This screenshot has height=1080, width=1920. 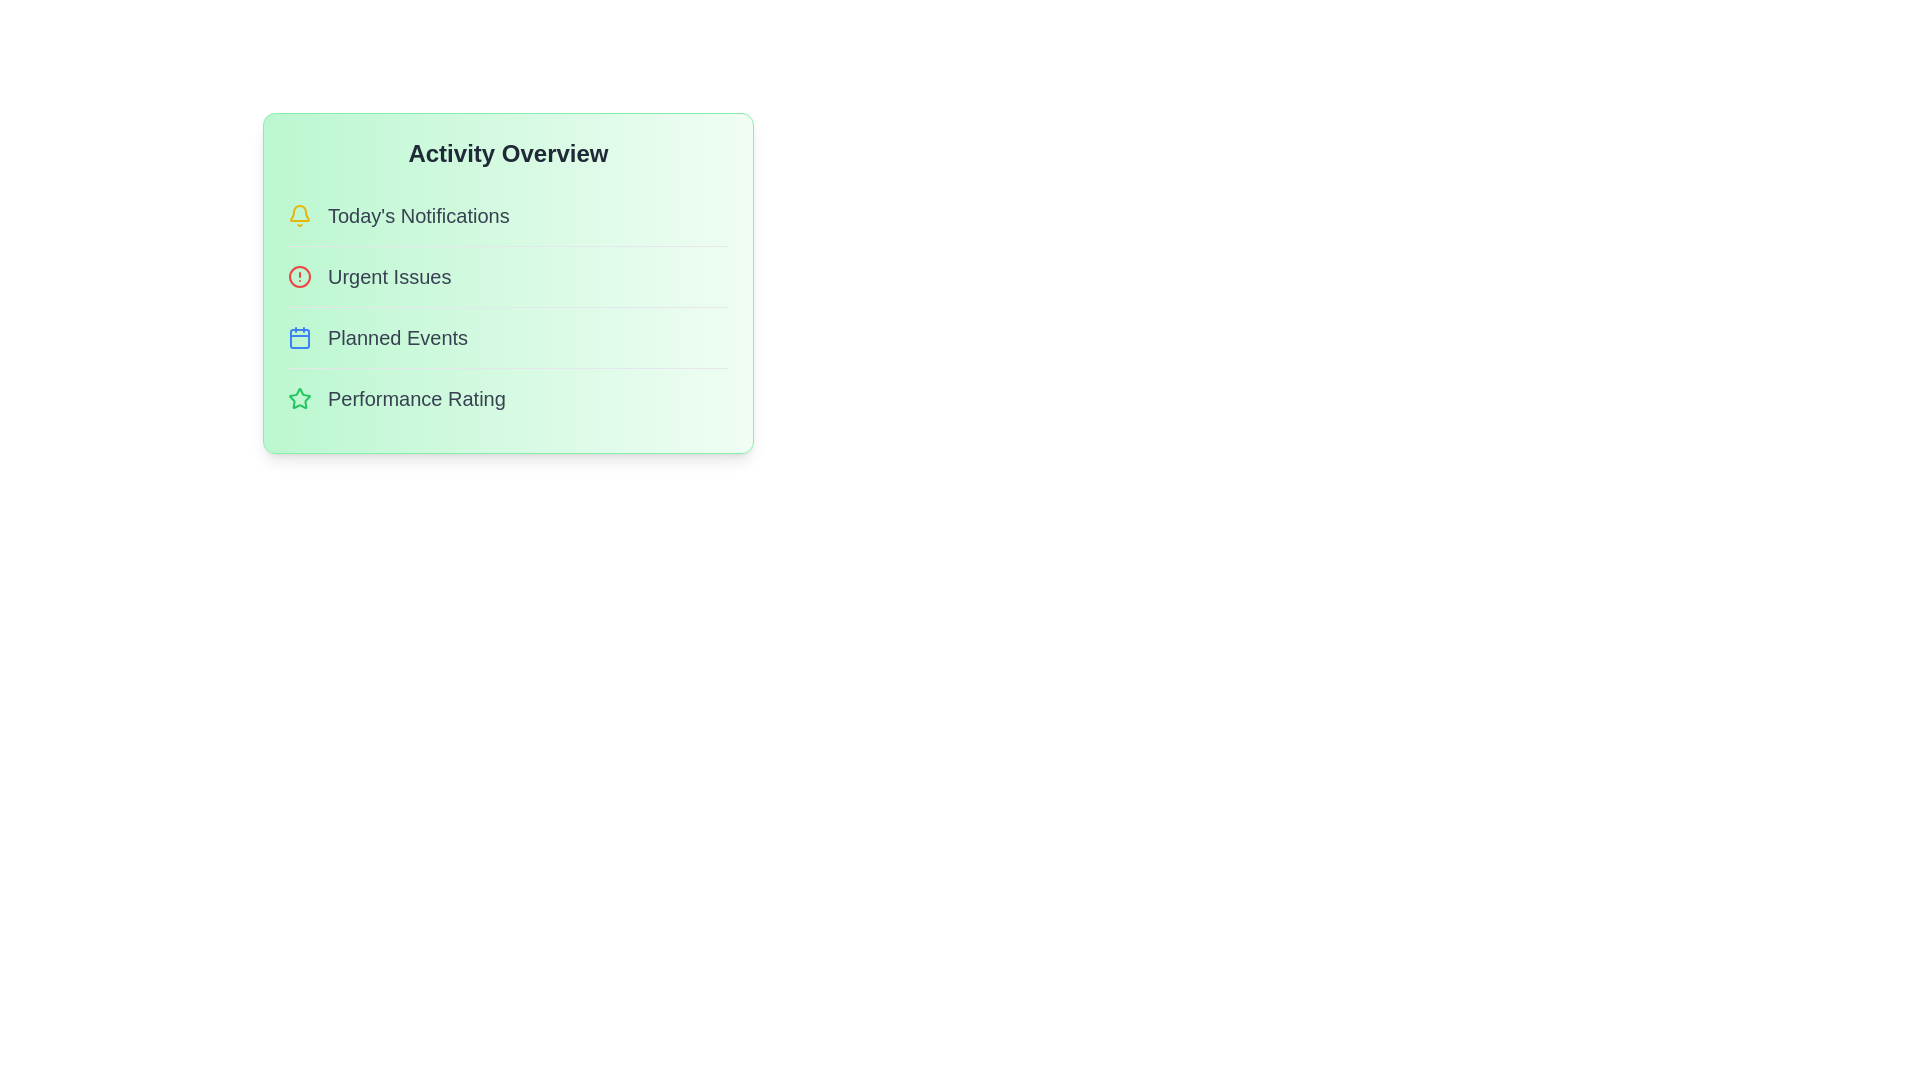 What do you see at coordinates (298, 213) in the screenshot?
I see `the decorative bell icon located to the left of the 'Today's Notifications' text in the activity overview component` at bounding box center [298, 213].